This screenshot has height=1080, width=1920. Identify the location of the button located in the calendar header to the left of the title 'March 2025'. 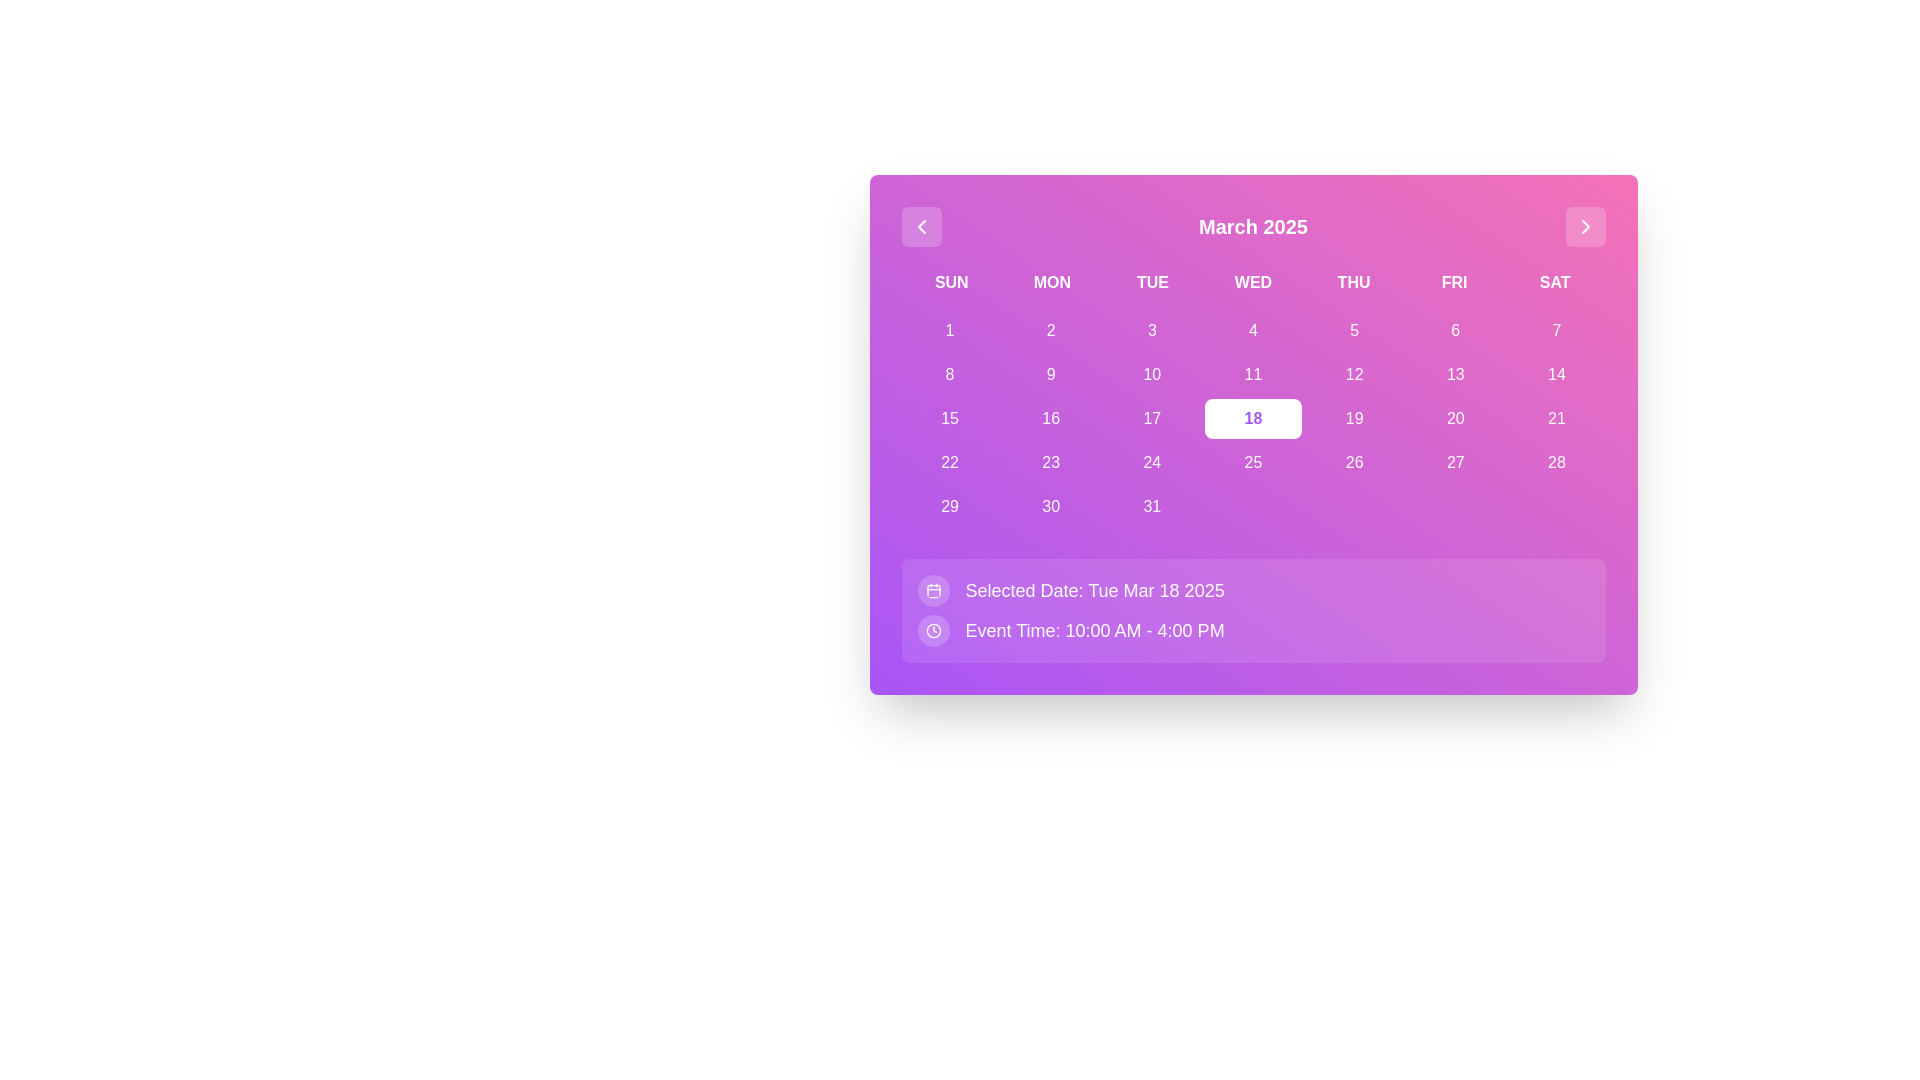
(920, 226).